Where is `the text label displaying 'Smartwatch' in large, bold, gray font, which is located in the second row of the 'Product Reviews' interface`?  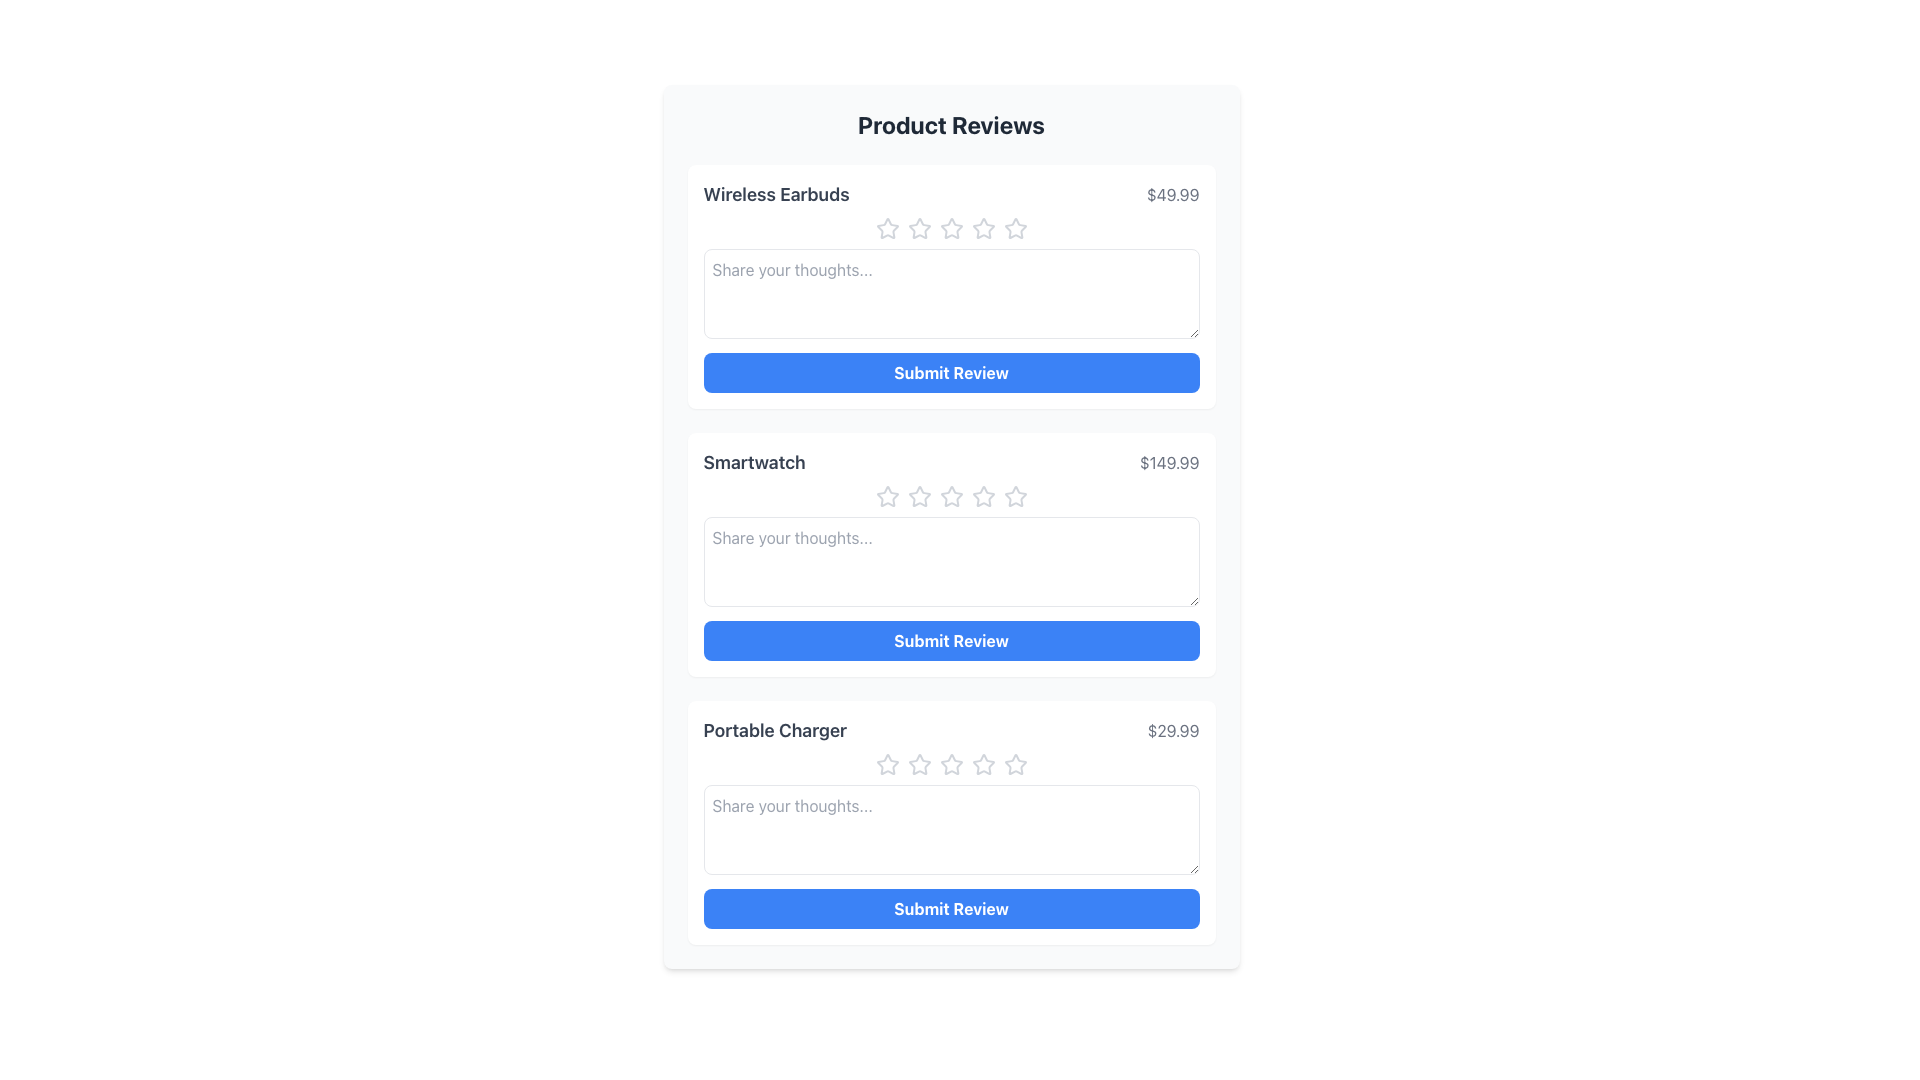 the text label displaying 'Smartwatch' in large, bold, gray font, which is located in the second row of the 'Product Reviews' interface is located at coordinates (753, 462).